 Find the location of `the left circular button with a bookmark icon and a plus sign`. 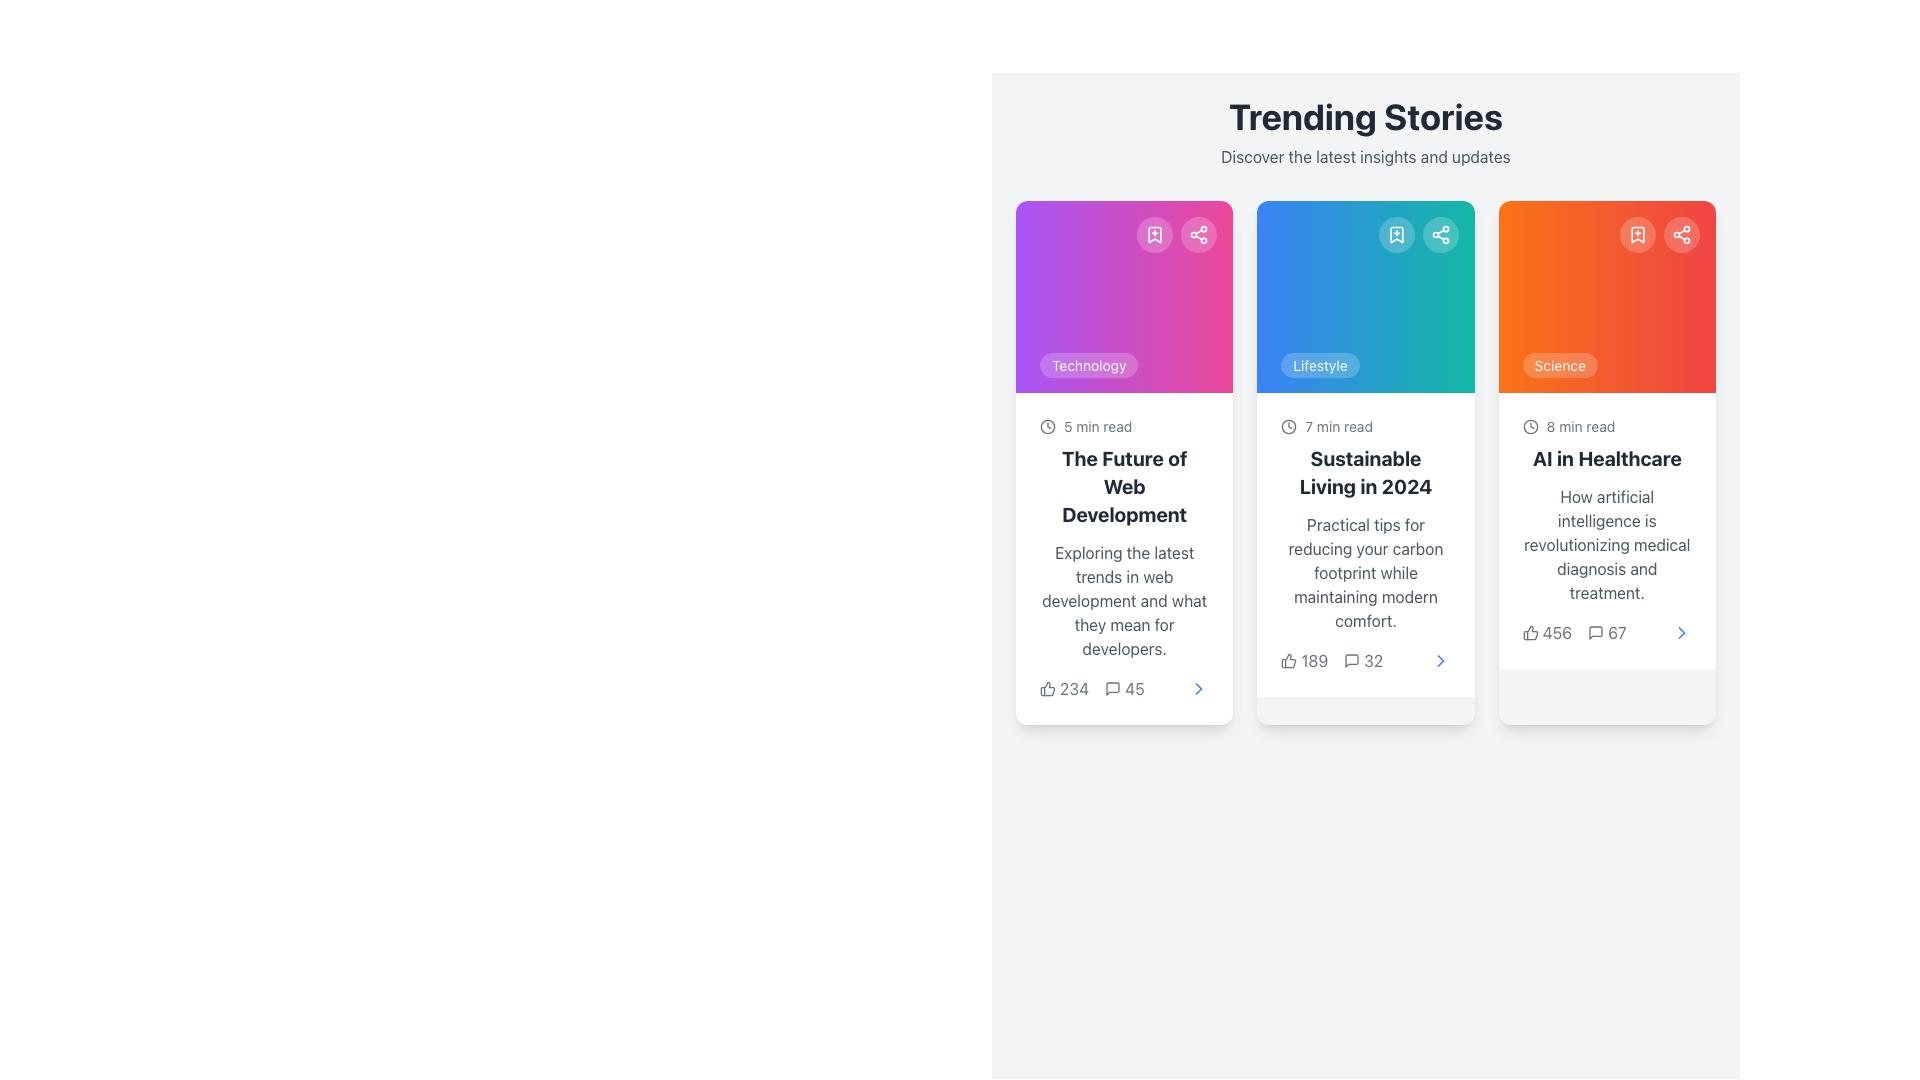

the left circular button with a bookmark icon and a plus sign is located at coordinates (1417, 234).